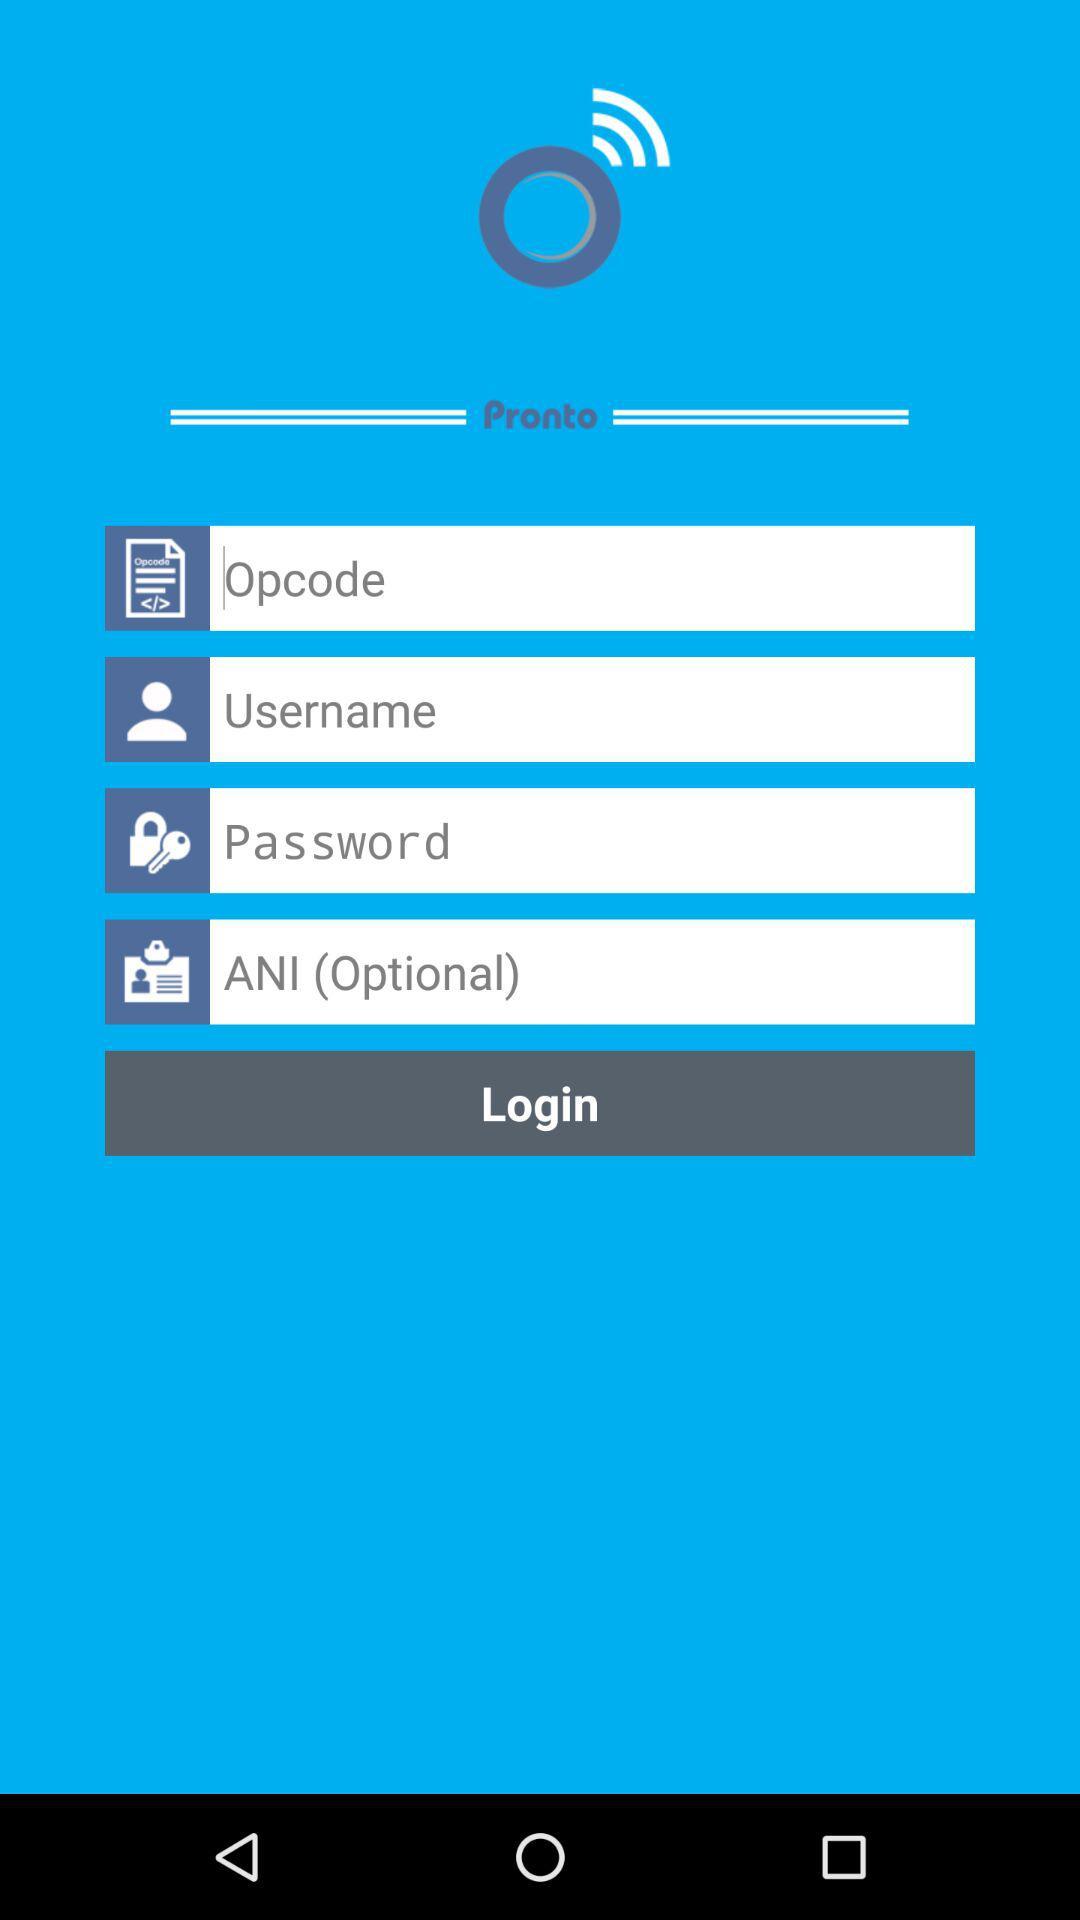  Describe the element at coordinates (591, 709) in the screenshot. I see `username input` at that location.